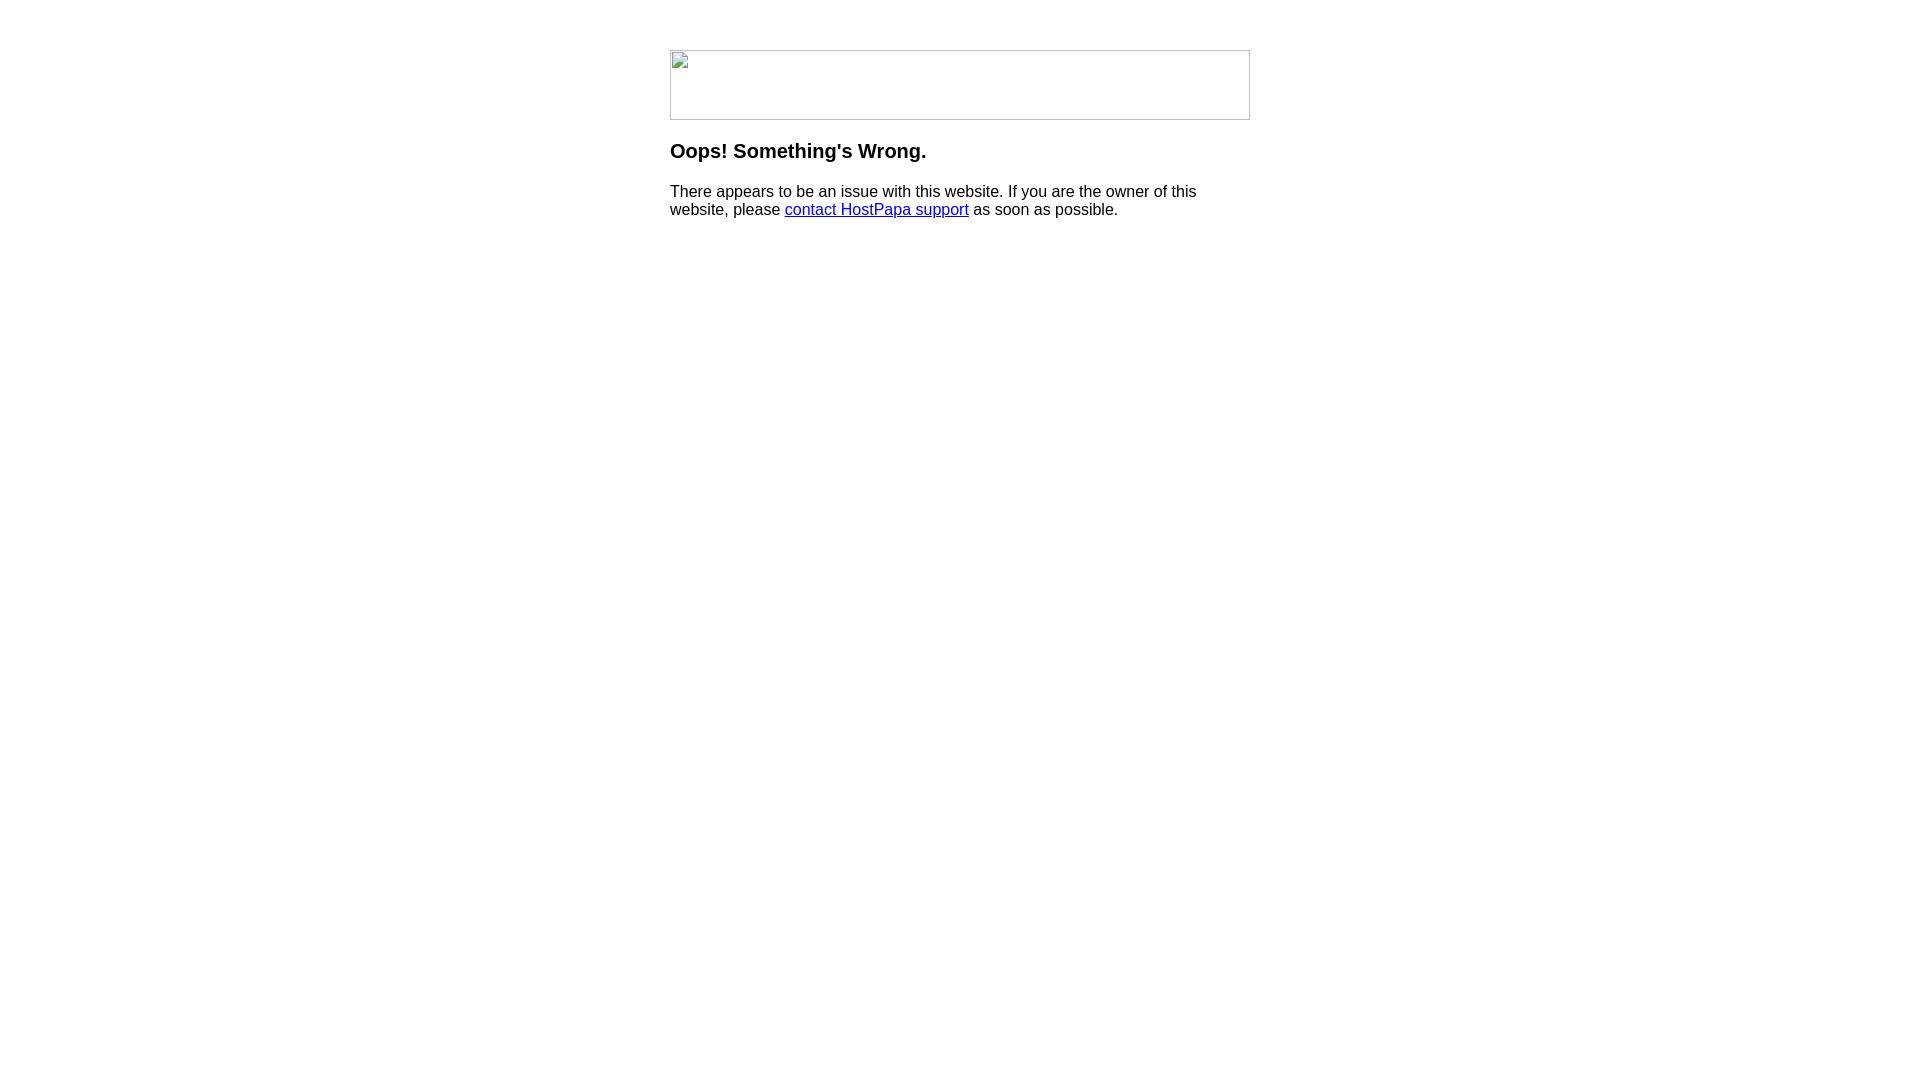 The width and height of the screenshot is (1920, 1080). What do you see at coordinates (877, 209) in the screenshot?
I see `'contact HostPapa support'` at bounding box center [877, 209].